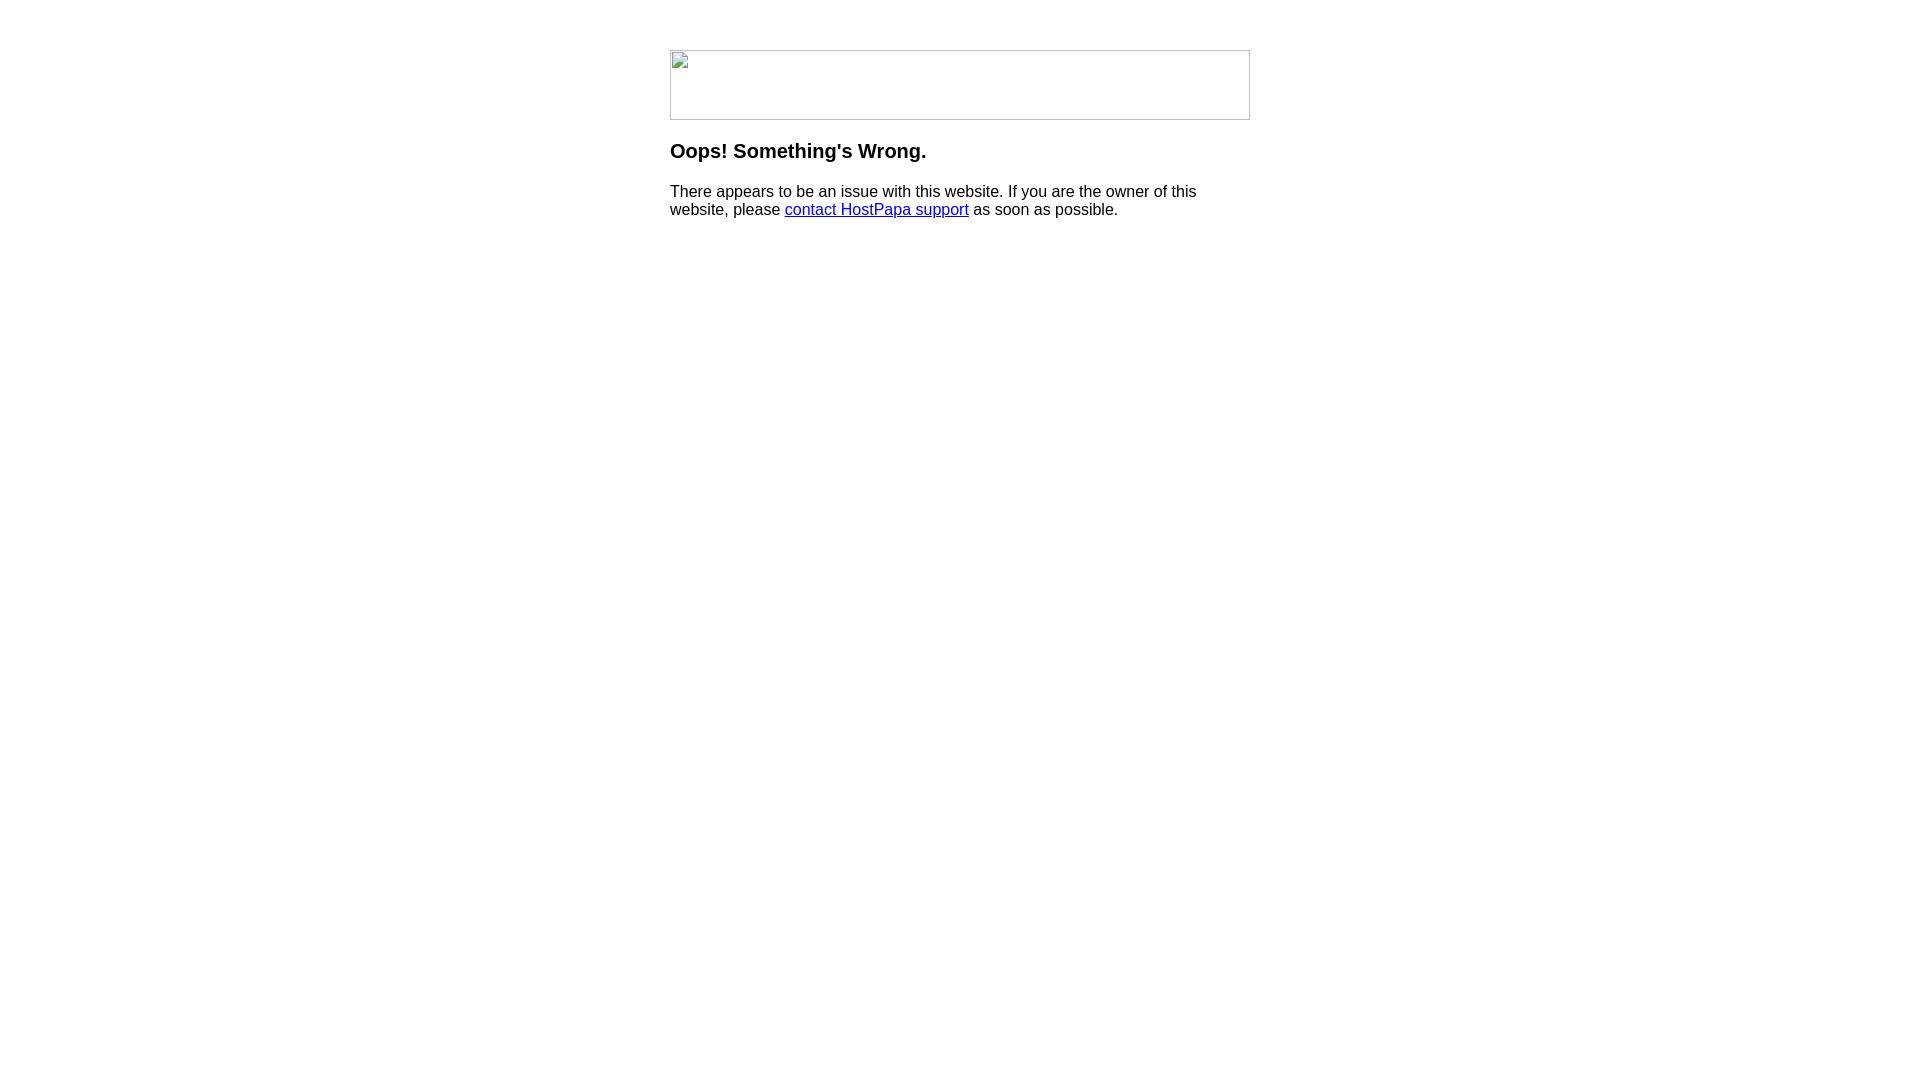 The width and height of the screenshot is (1920, 1080). What do you see at coordinates (877, 209) in the screenshot?
I see `'contact HostPapa support'` at bounding box center [877, 209].